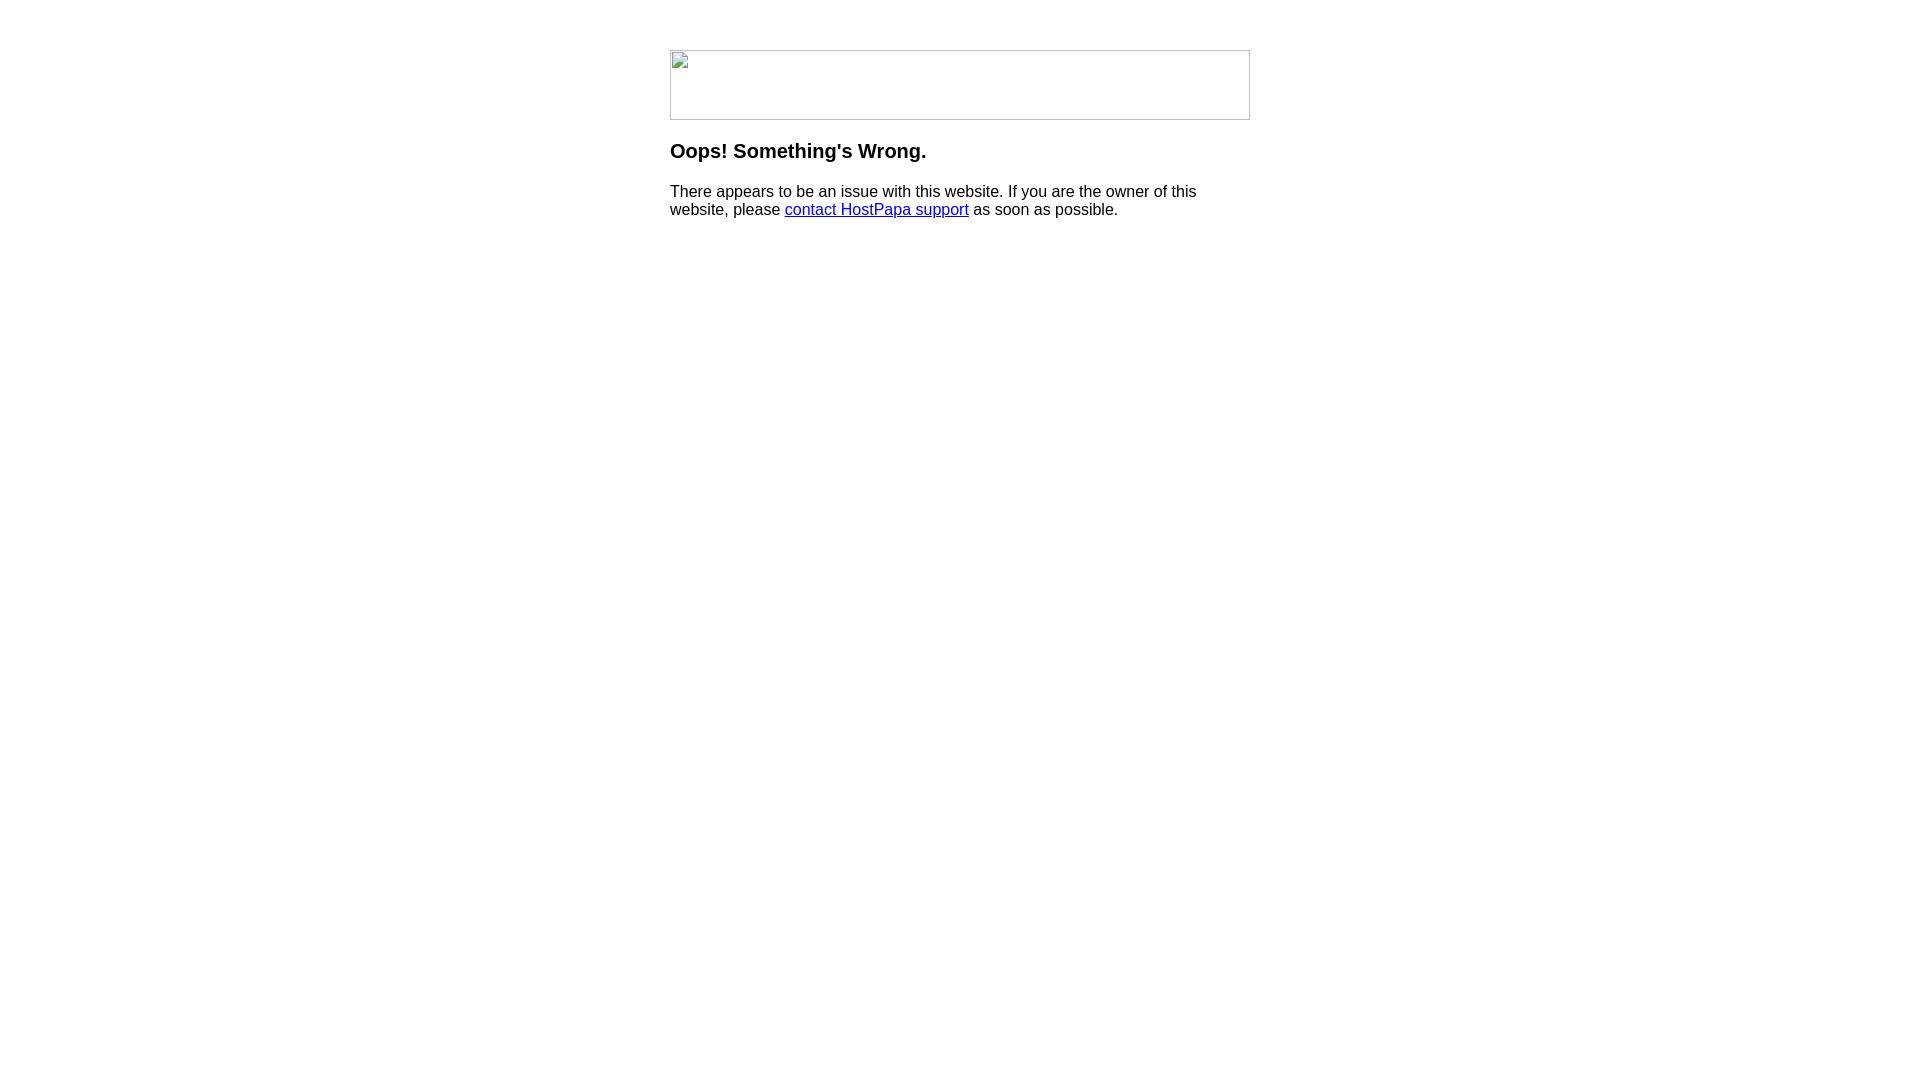 The width and height of the screenshot is (1920, 1080). What do you see at coordinates (877, 209) in the screenshot?
I see `'contact HostPapa support'` at bounding box center [877, 209].